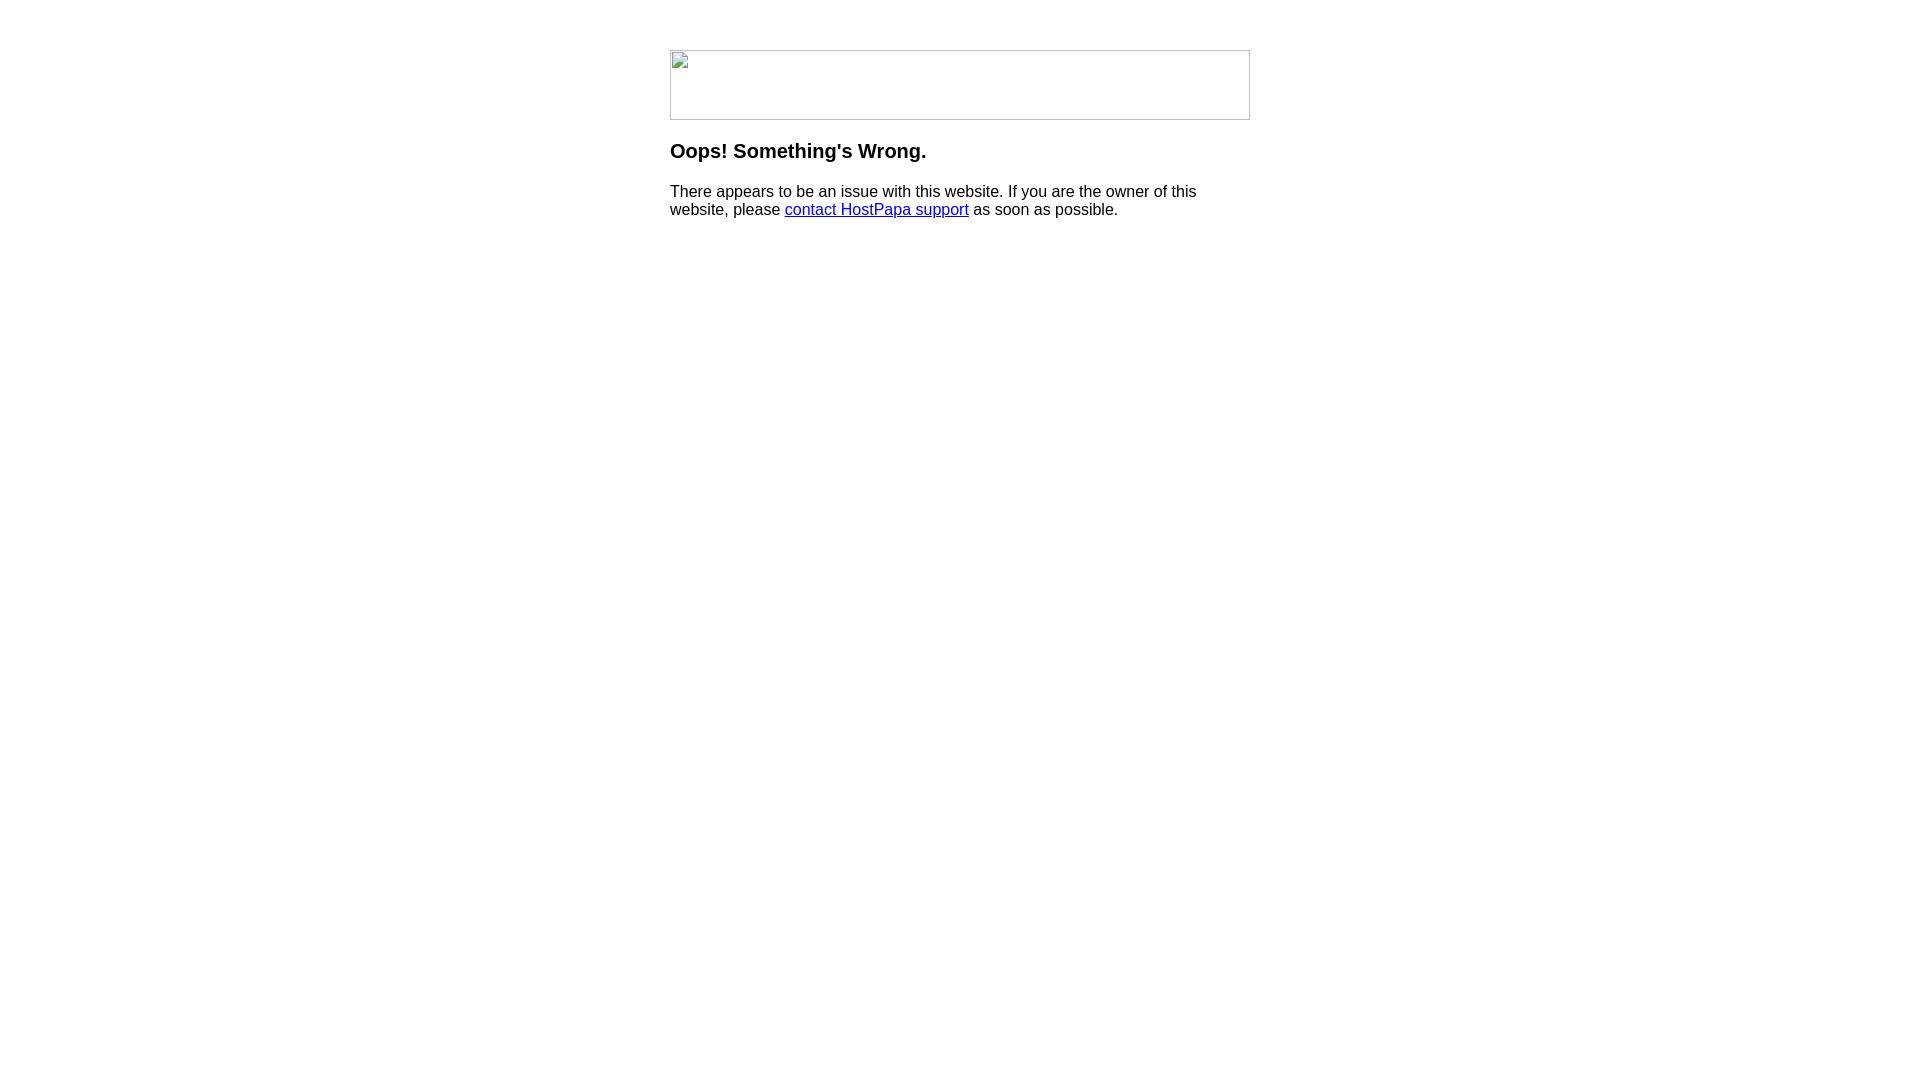 The width and height of the screenshot is (1920, 1080). What do you see at coordinates (877, 209) in the screenshot?
I see `'contact HostPapa support'` at bounding box center [877, 209].